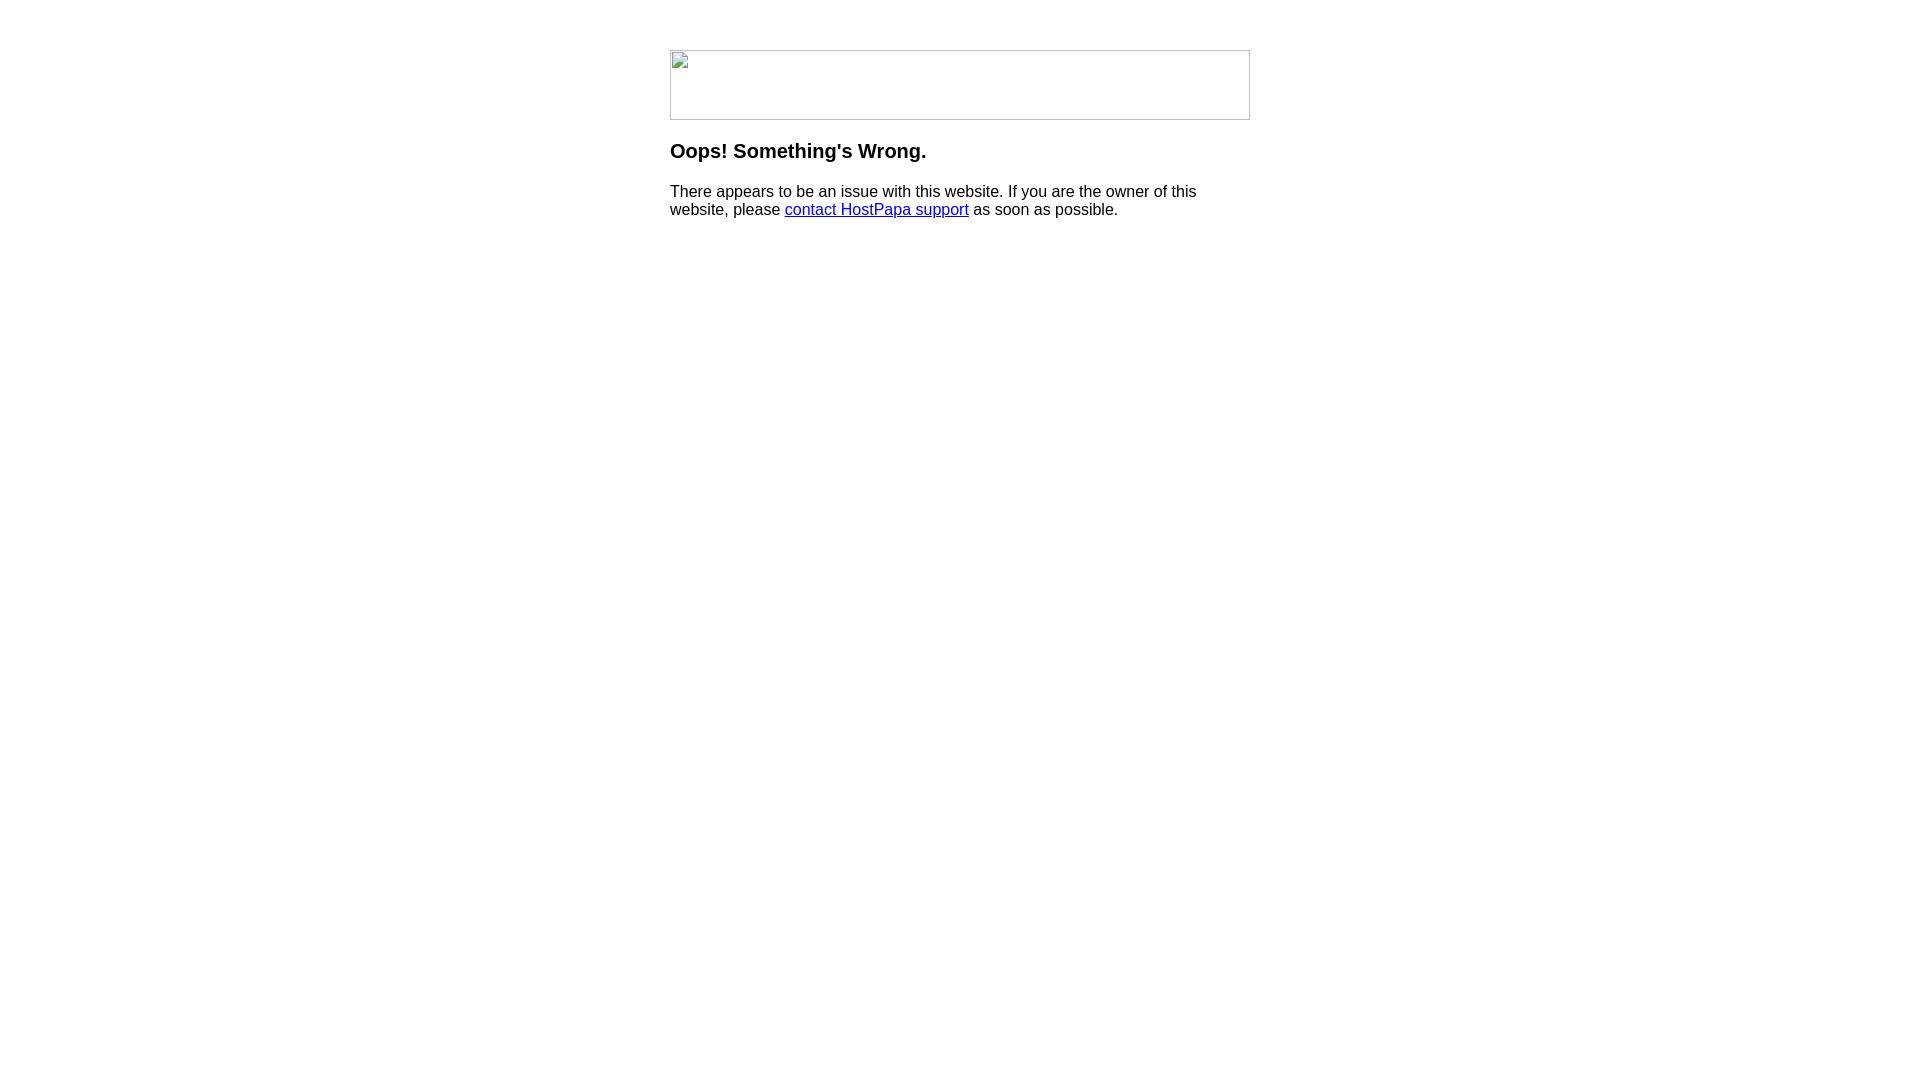 The width and height of the screenshot is (1920, 1080). What do you see at coordinates (877, 209) in the screenshot?
I see `'contact HostPapa support'` at bounding box center [877, 209].